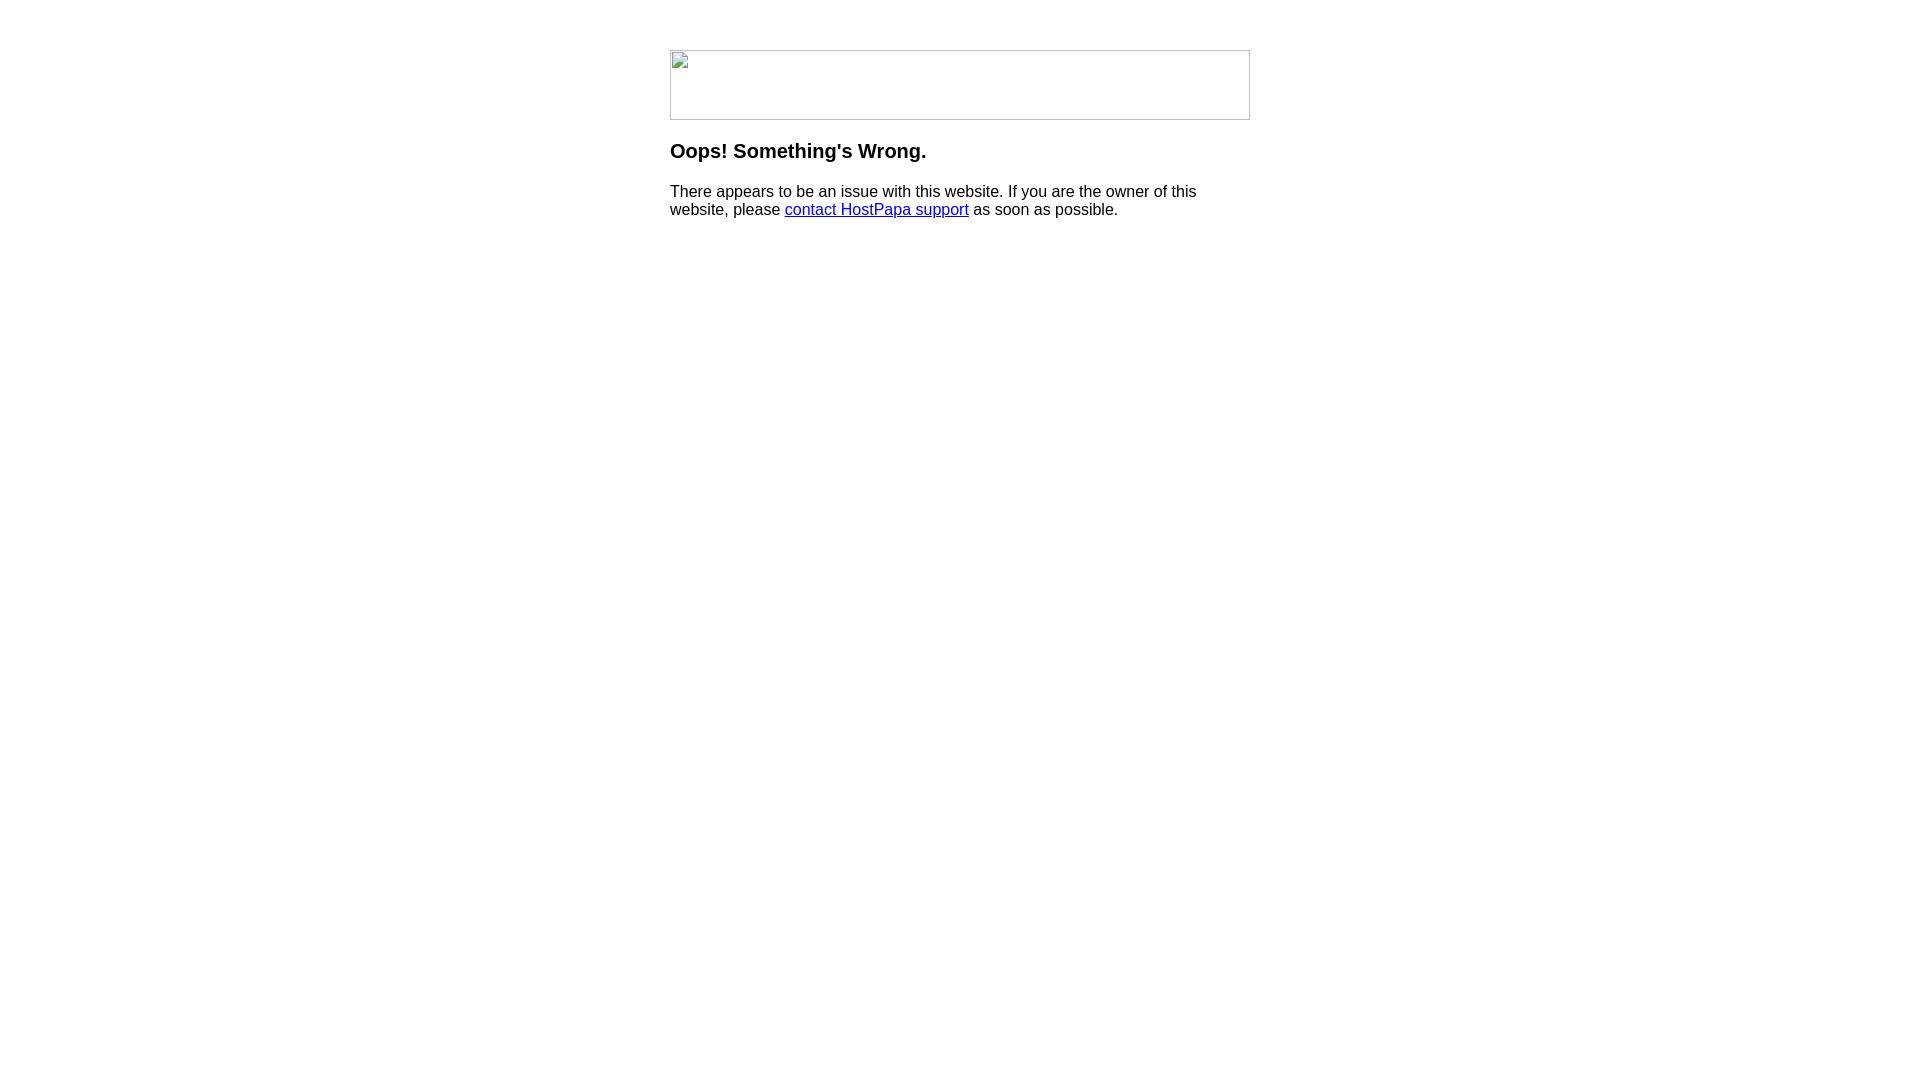 The width and height of the screenshot is (1920, 1080). What do you see at coordinates (877, 209) in the screenshot?
I see `'contact HostPapa support'` at bounding box center [877, 209].